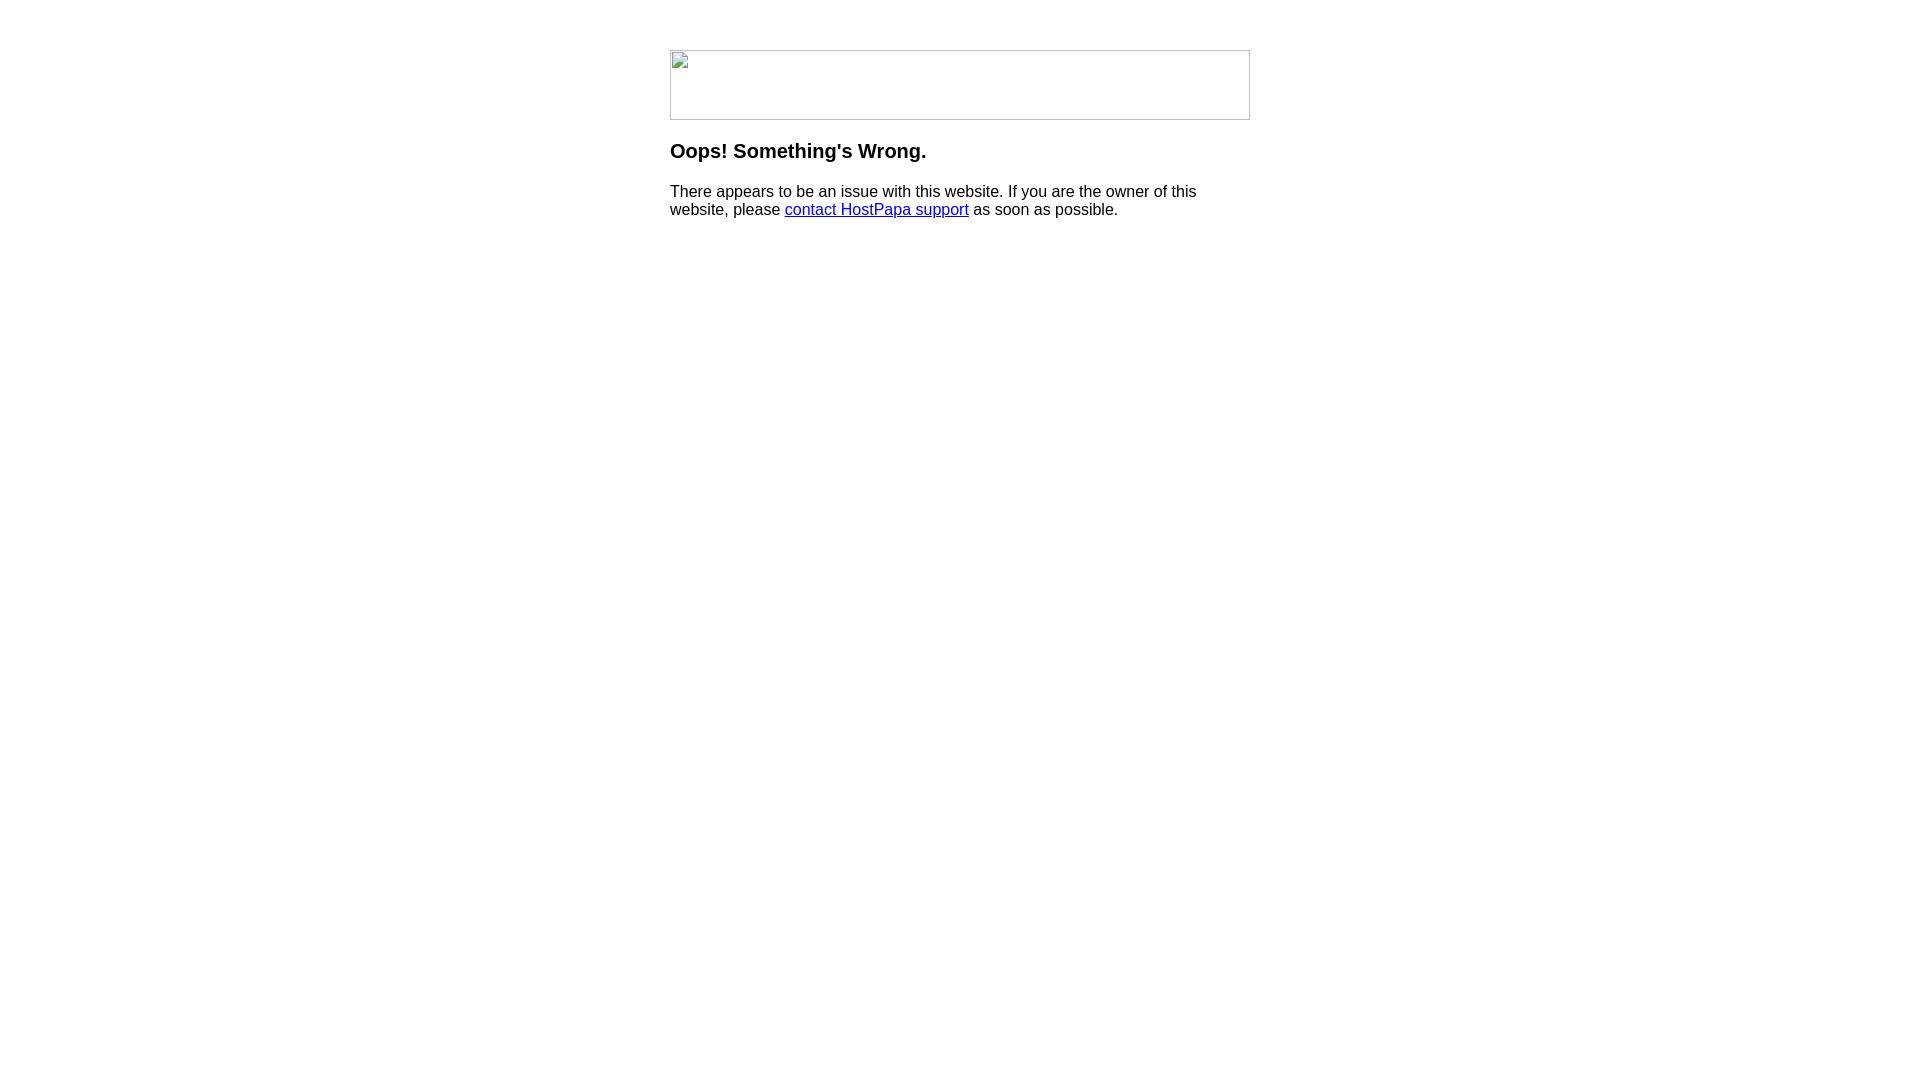 The width and height of the screenshot is (1920, 1080). What do you see at coordinates (877, 209) in the screenshot?
I see `'contact HostPapa support'` at bounding box center [877, 209].